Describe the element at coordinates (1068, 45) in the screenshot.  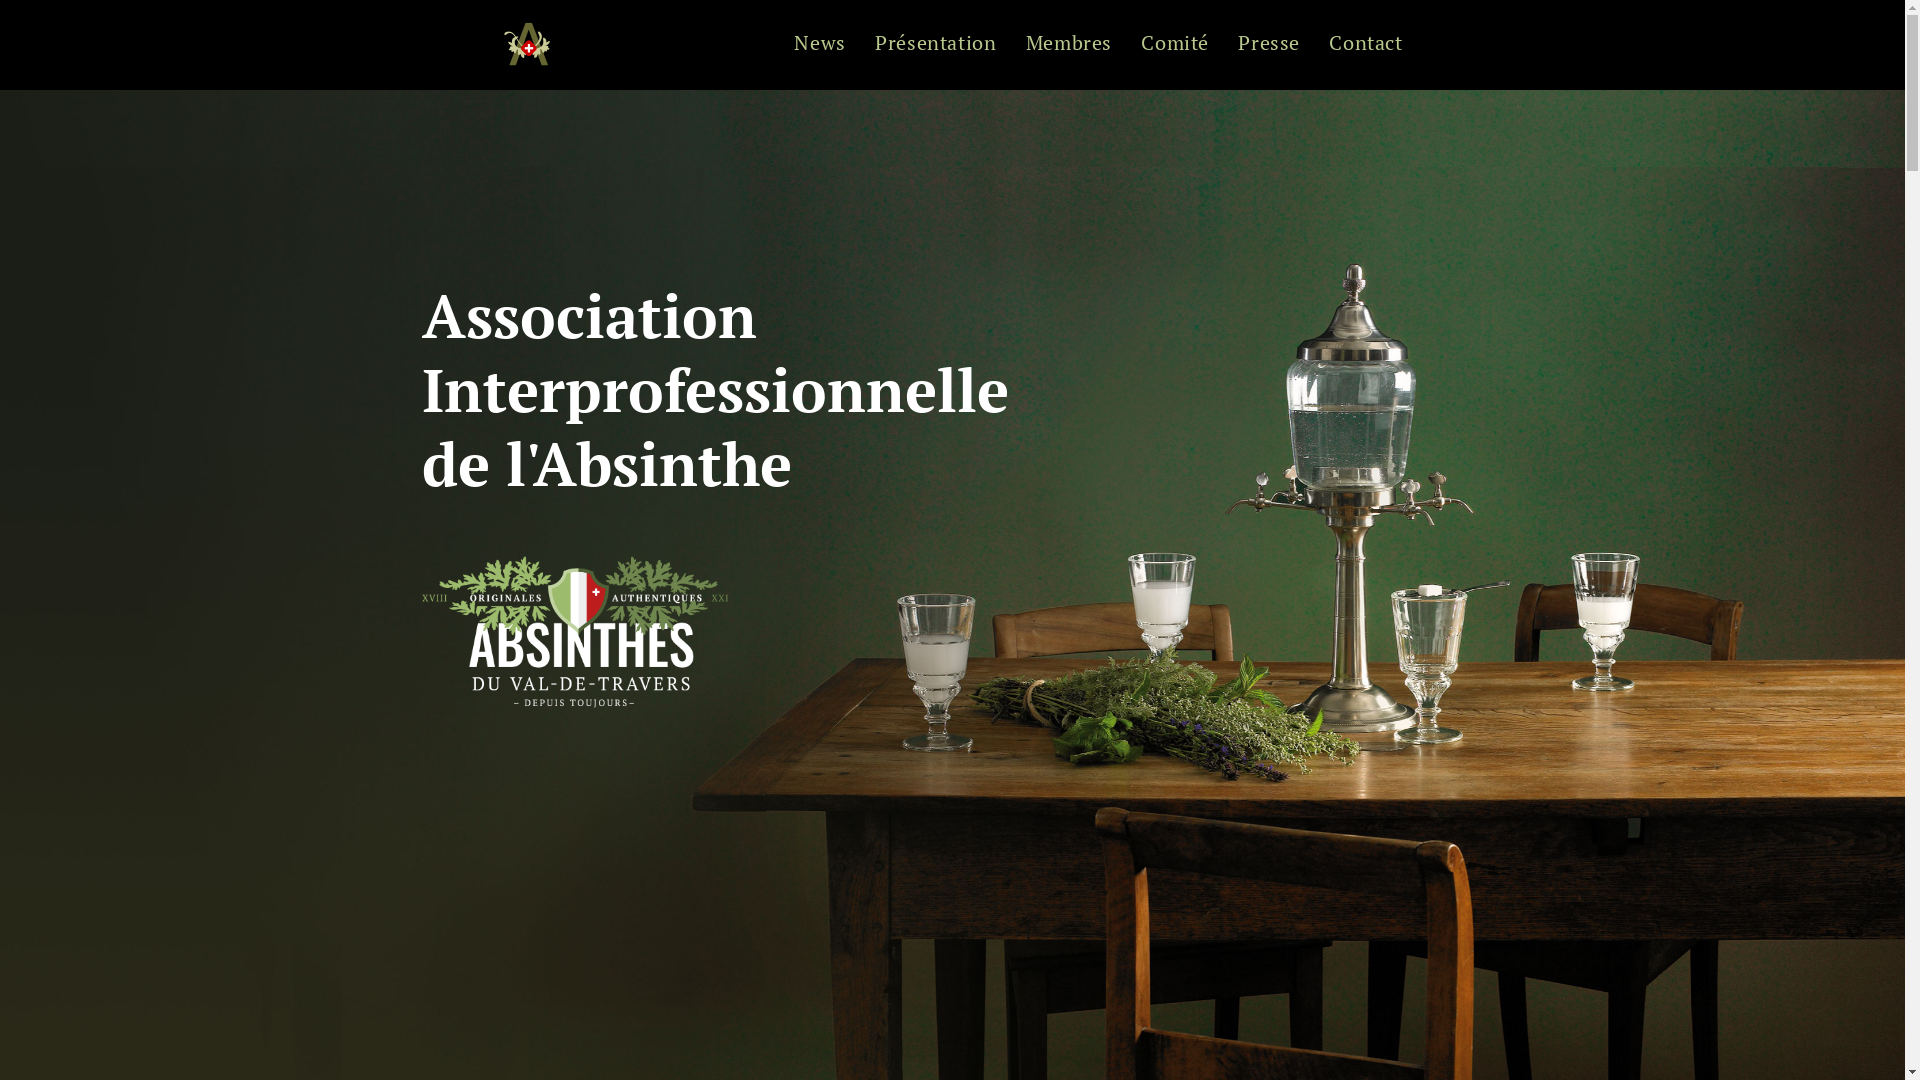
I see `'Membres'` at that location.